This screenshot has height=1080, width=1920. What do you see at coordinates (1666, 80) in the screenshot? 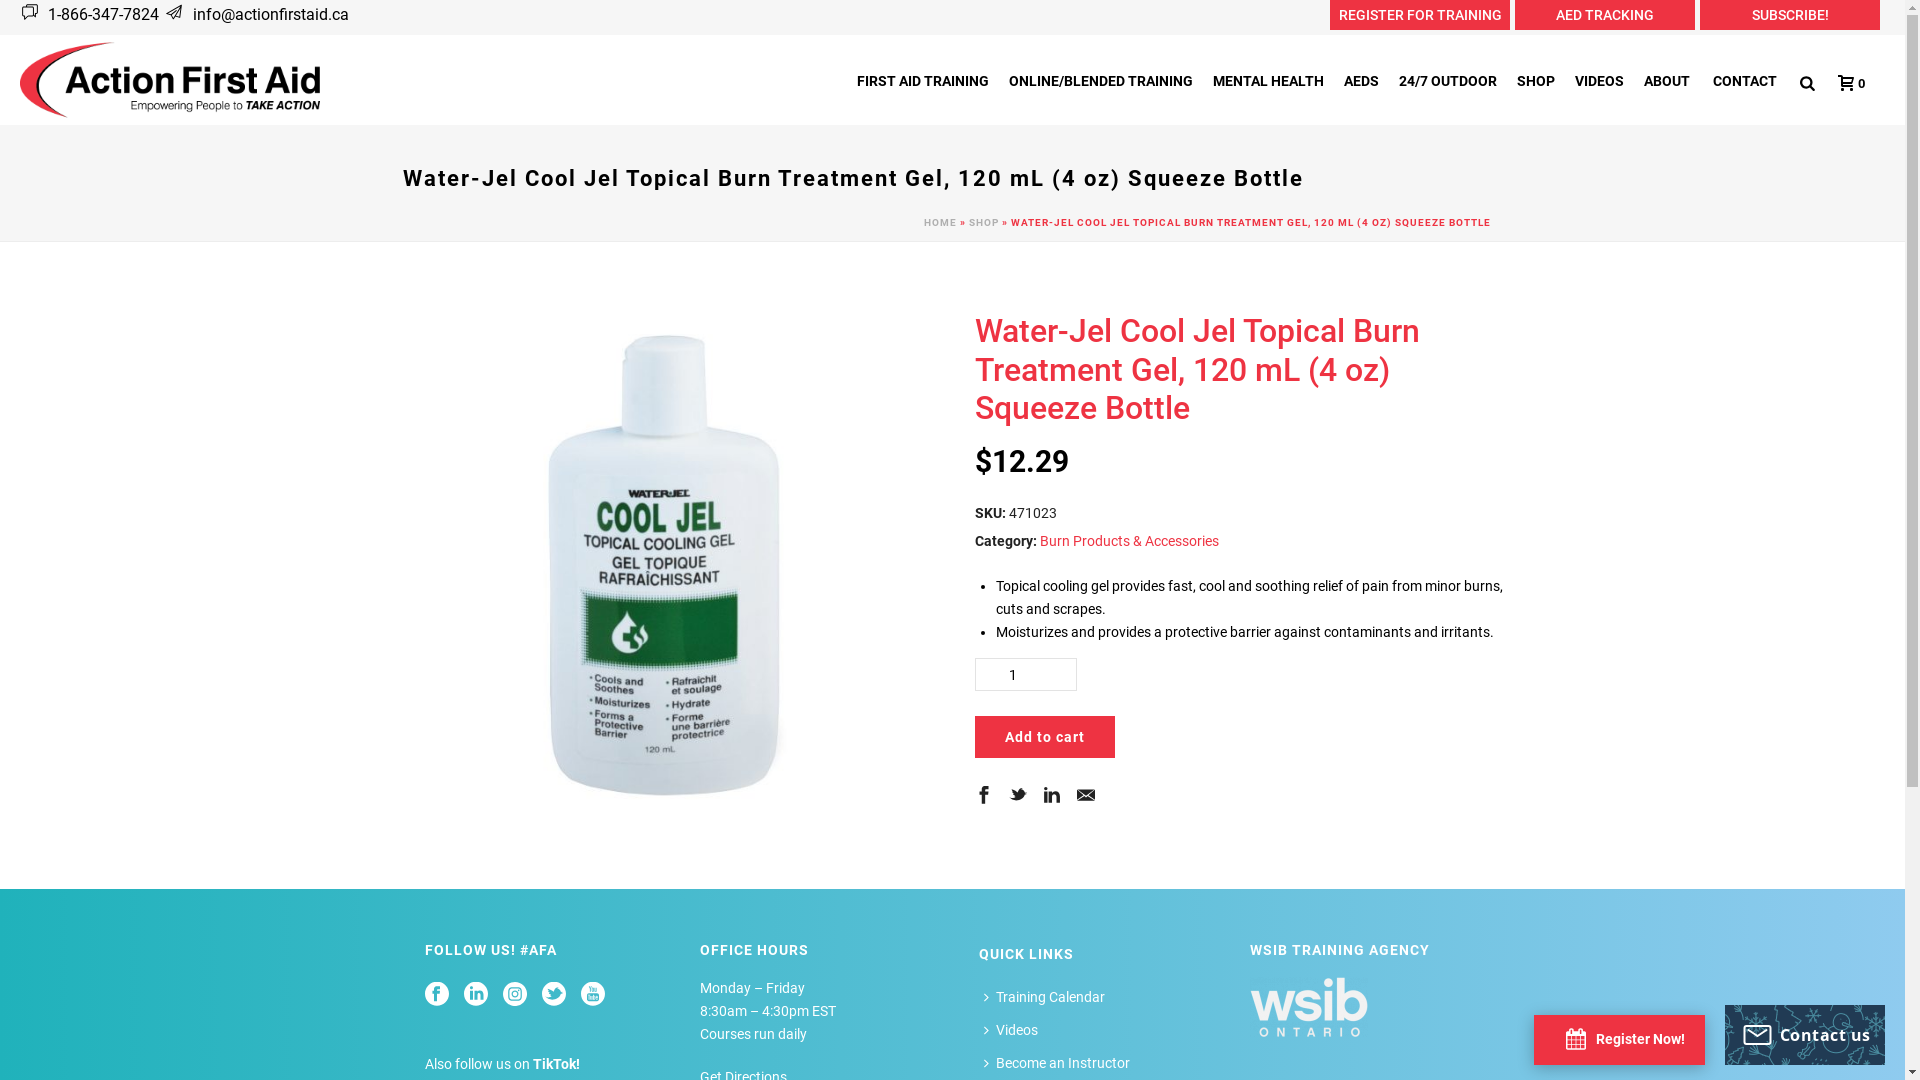
I see `'ABOUT'` at bounding box center [1666, 80].